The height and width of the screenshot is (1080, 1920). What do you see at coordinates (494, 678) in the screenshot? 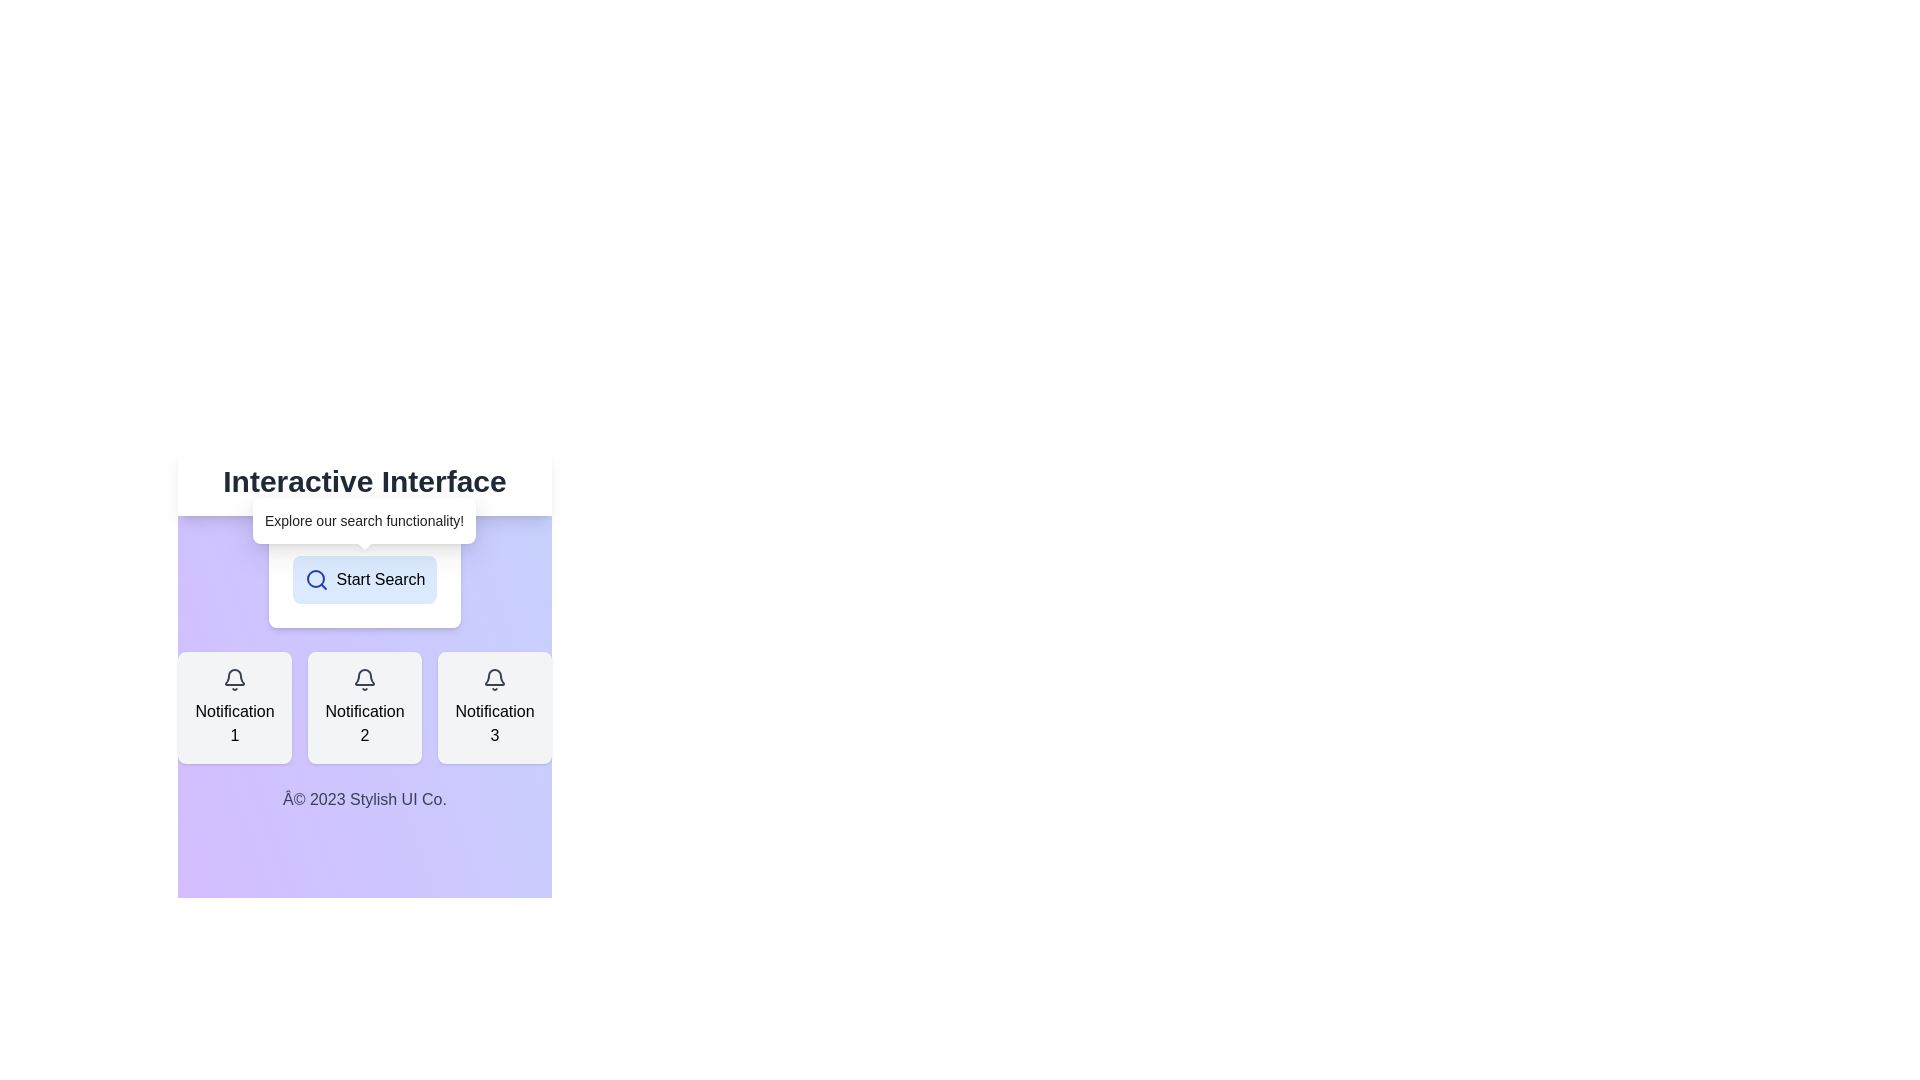
I see `the notification bell icon, which is a monochromatic gray icon symbolizing notifications, located centrally in the third row of the layout within the 'Notification 3' card` at bounding box center [494, 678].